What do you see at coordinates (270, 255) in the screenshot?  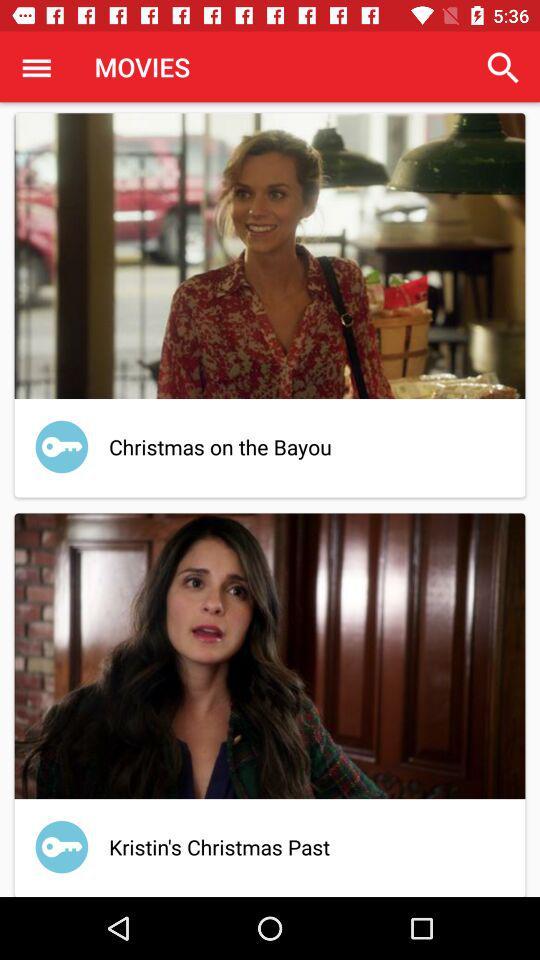 I see `first image from top` at bounding box center [270, 255].